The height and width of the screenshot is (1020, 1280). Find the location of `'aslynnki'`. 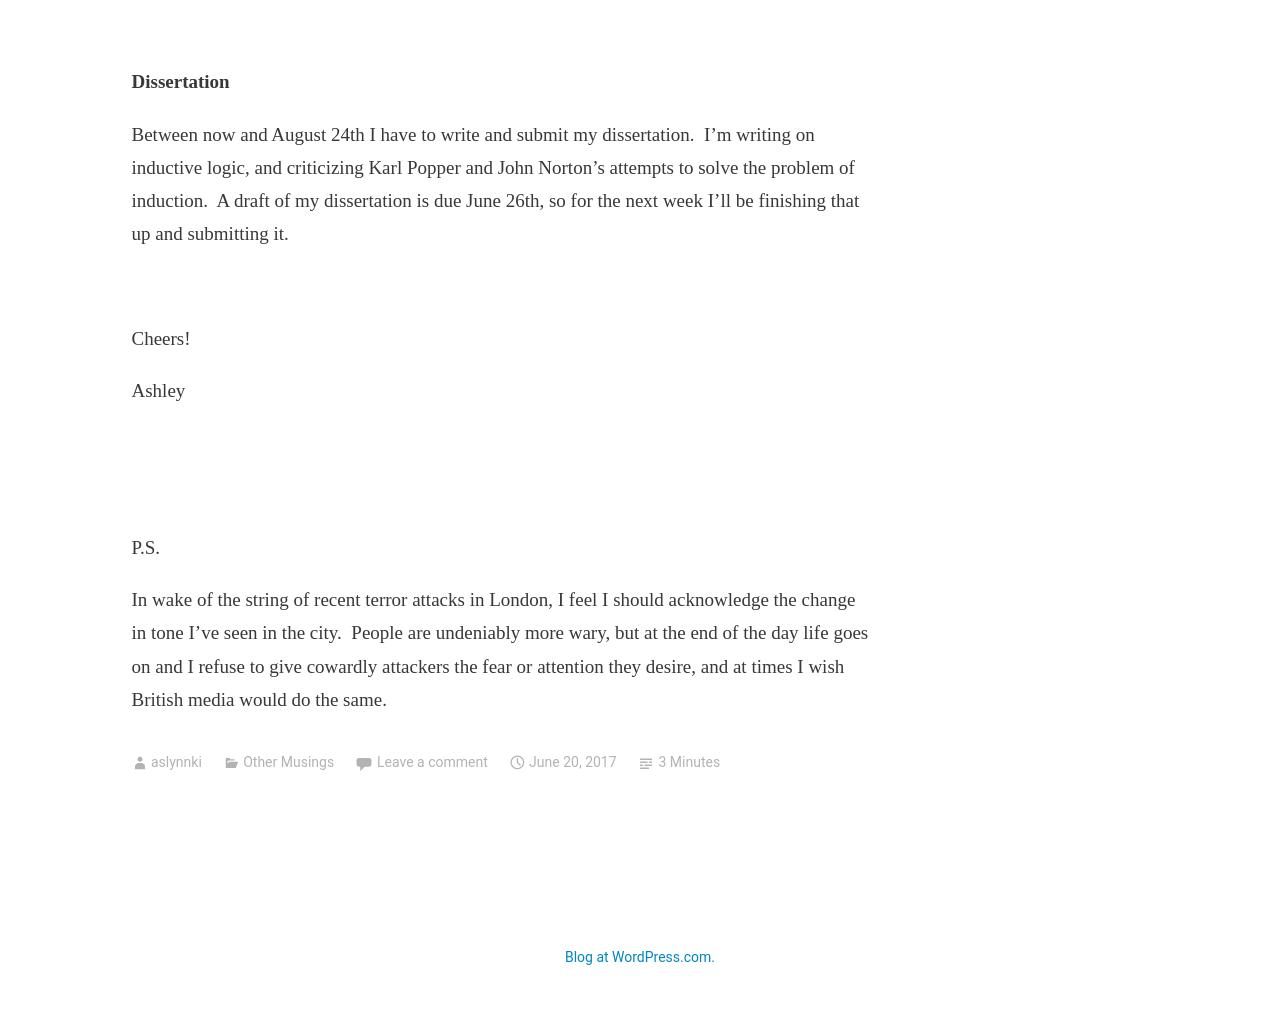

'aslynnki' is located at coordinates (175, 762).